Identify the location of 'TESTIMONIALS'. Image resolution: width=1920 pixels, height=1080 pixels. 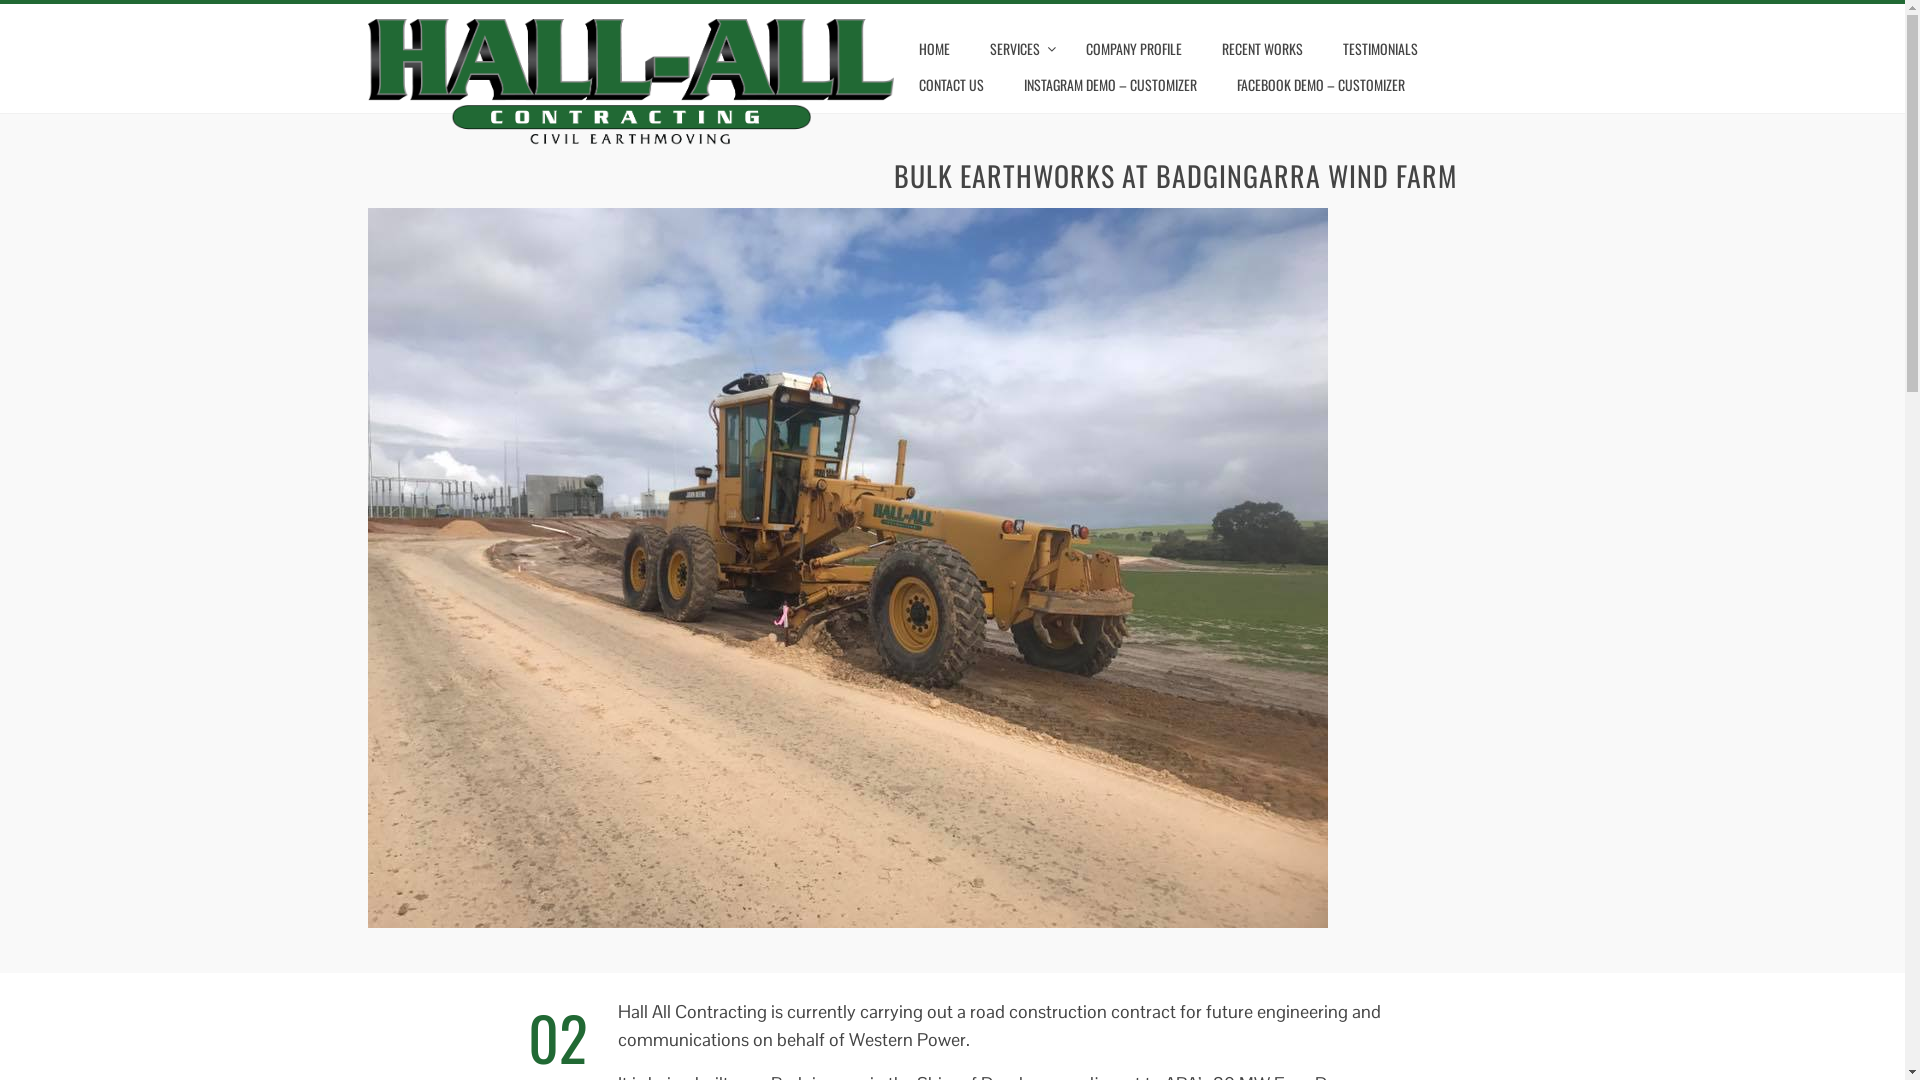
(1379, 48).